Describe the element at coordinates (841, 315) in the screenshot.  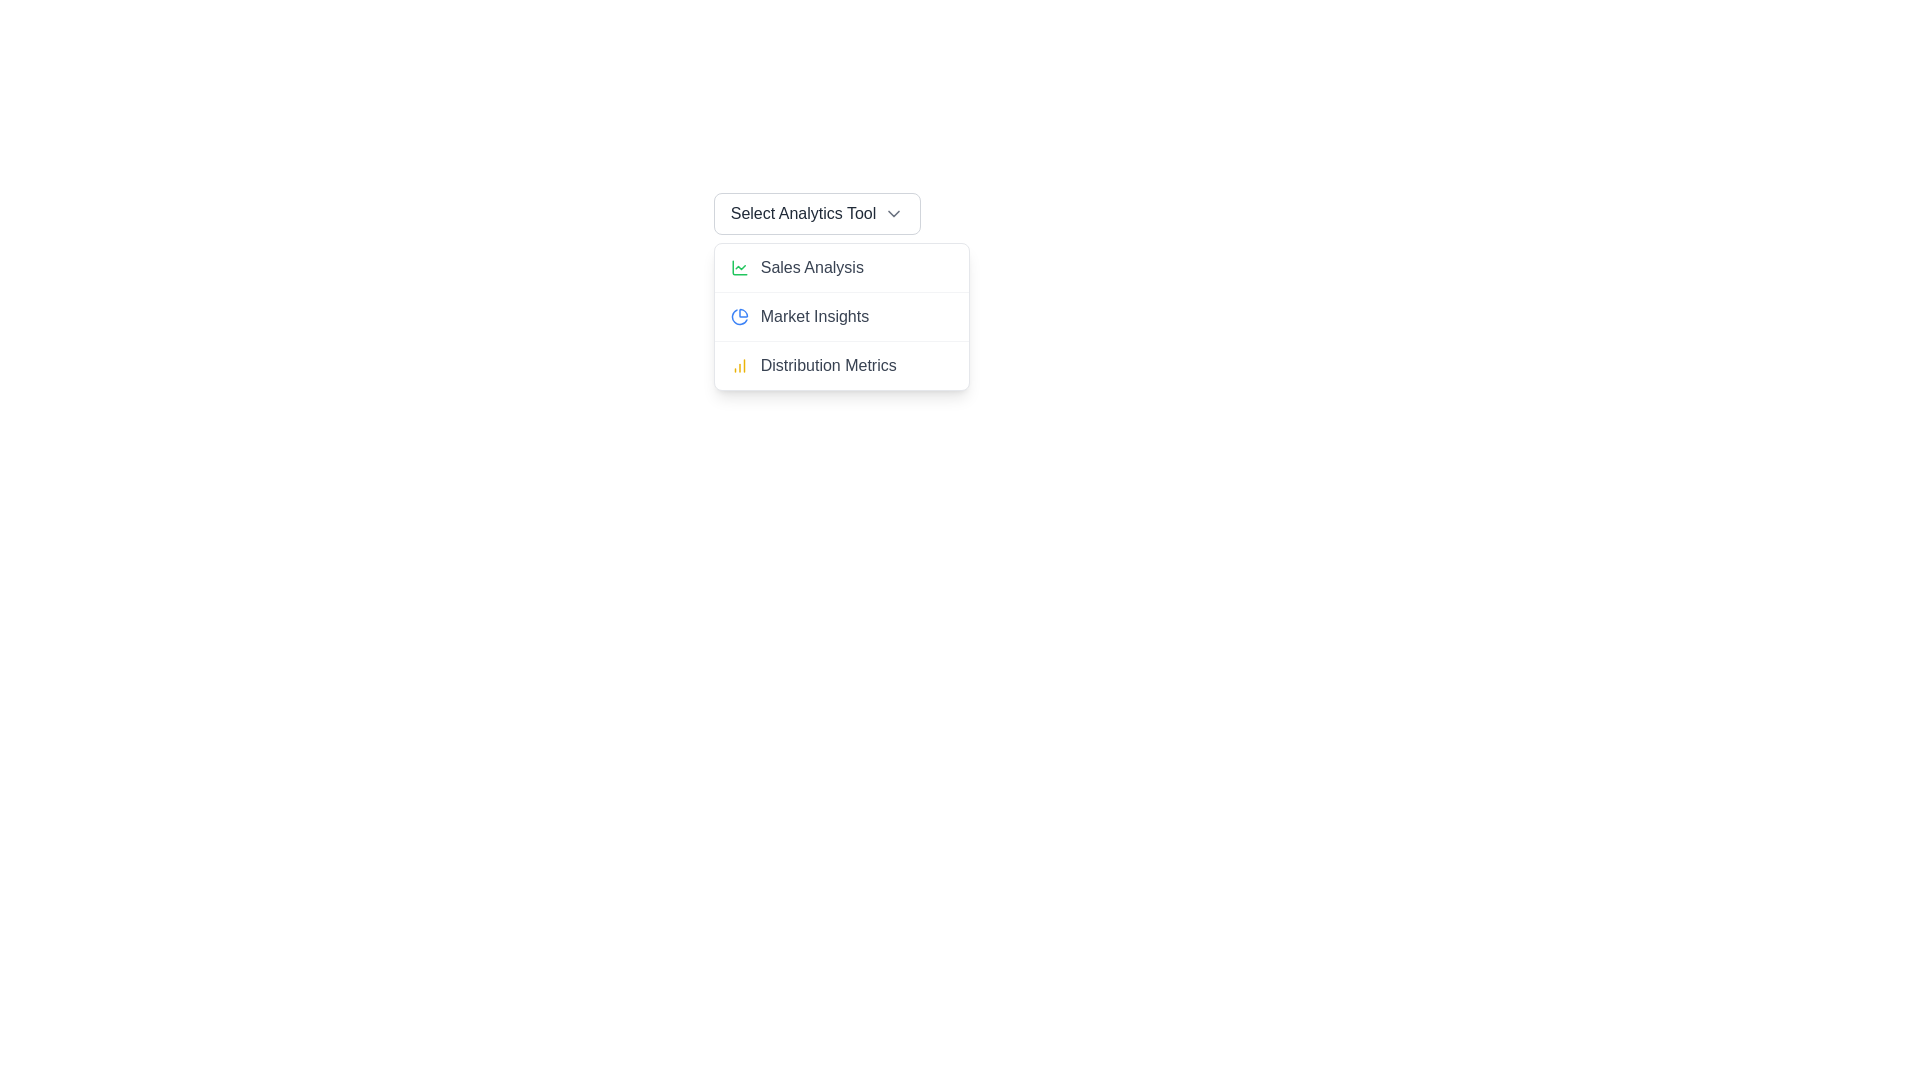
I see `the 'Market Insights' dropdown option, which is the second item in a vertical dropdown menu located below 'Sales Analysis' and above 'Distribution Metrics'` at that location.